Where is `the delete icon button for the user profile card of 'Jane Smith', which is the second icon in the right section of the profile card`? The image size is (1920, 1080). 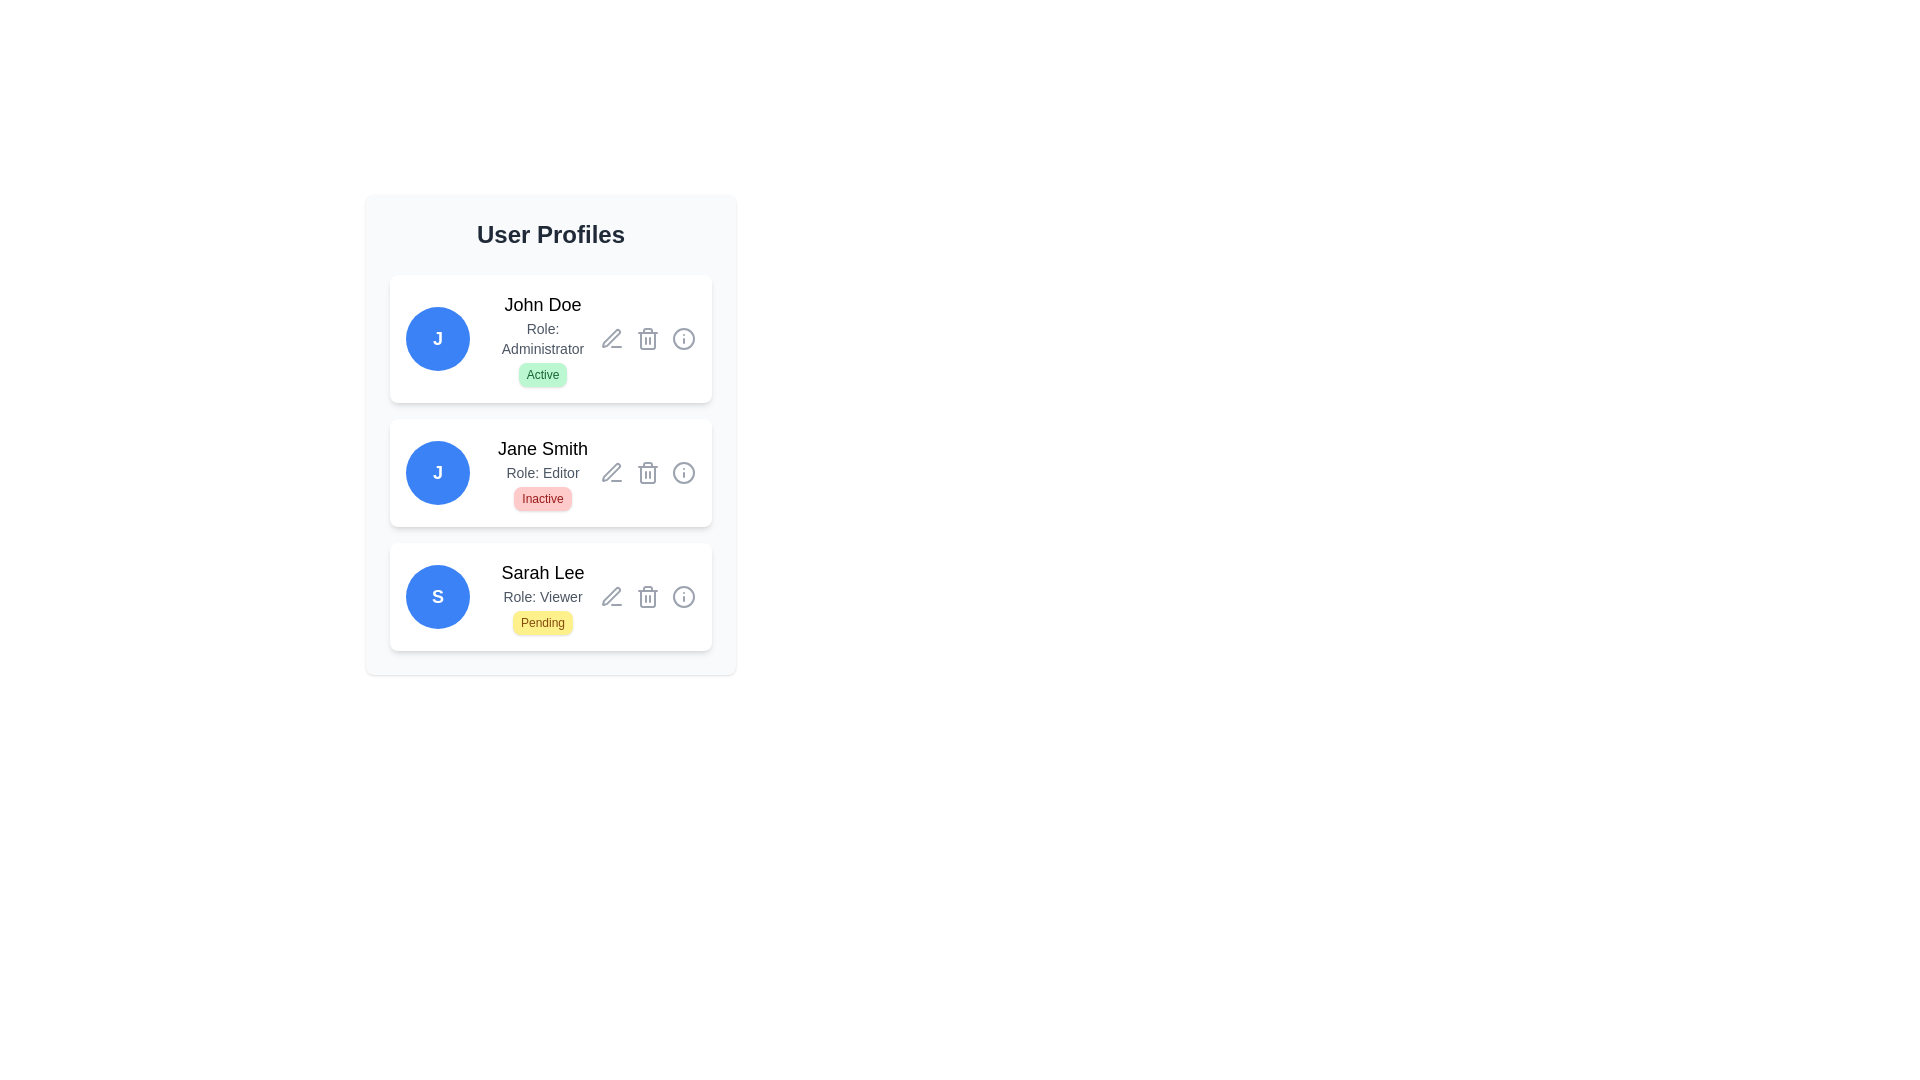 the delete icon button for the user profile card of 'Jane Smith', which is the second icon in the right section of the profile card is located at coordinates (648, 473).